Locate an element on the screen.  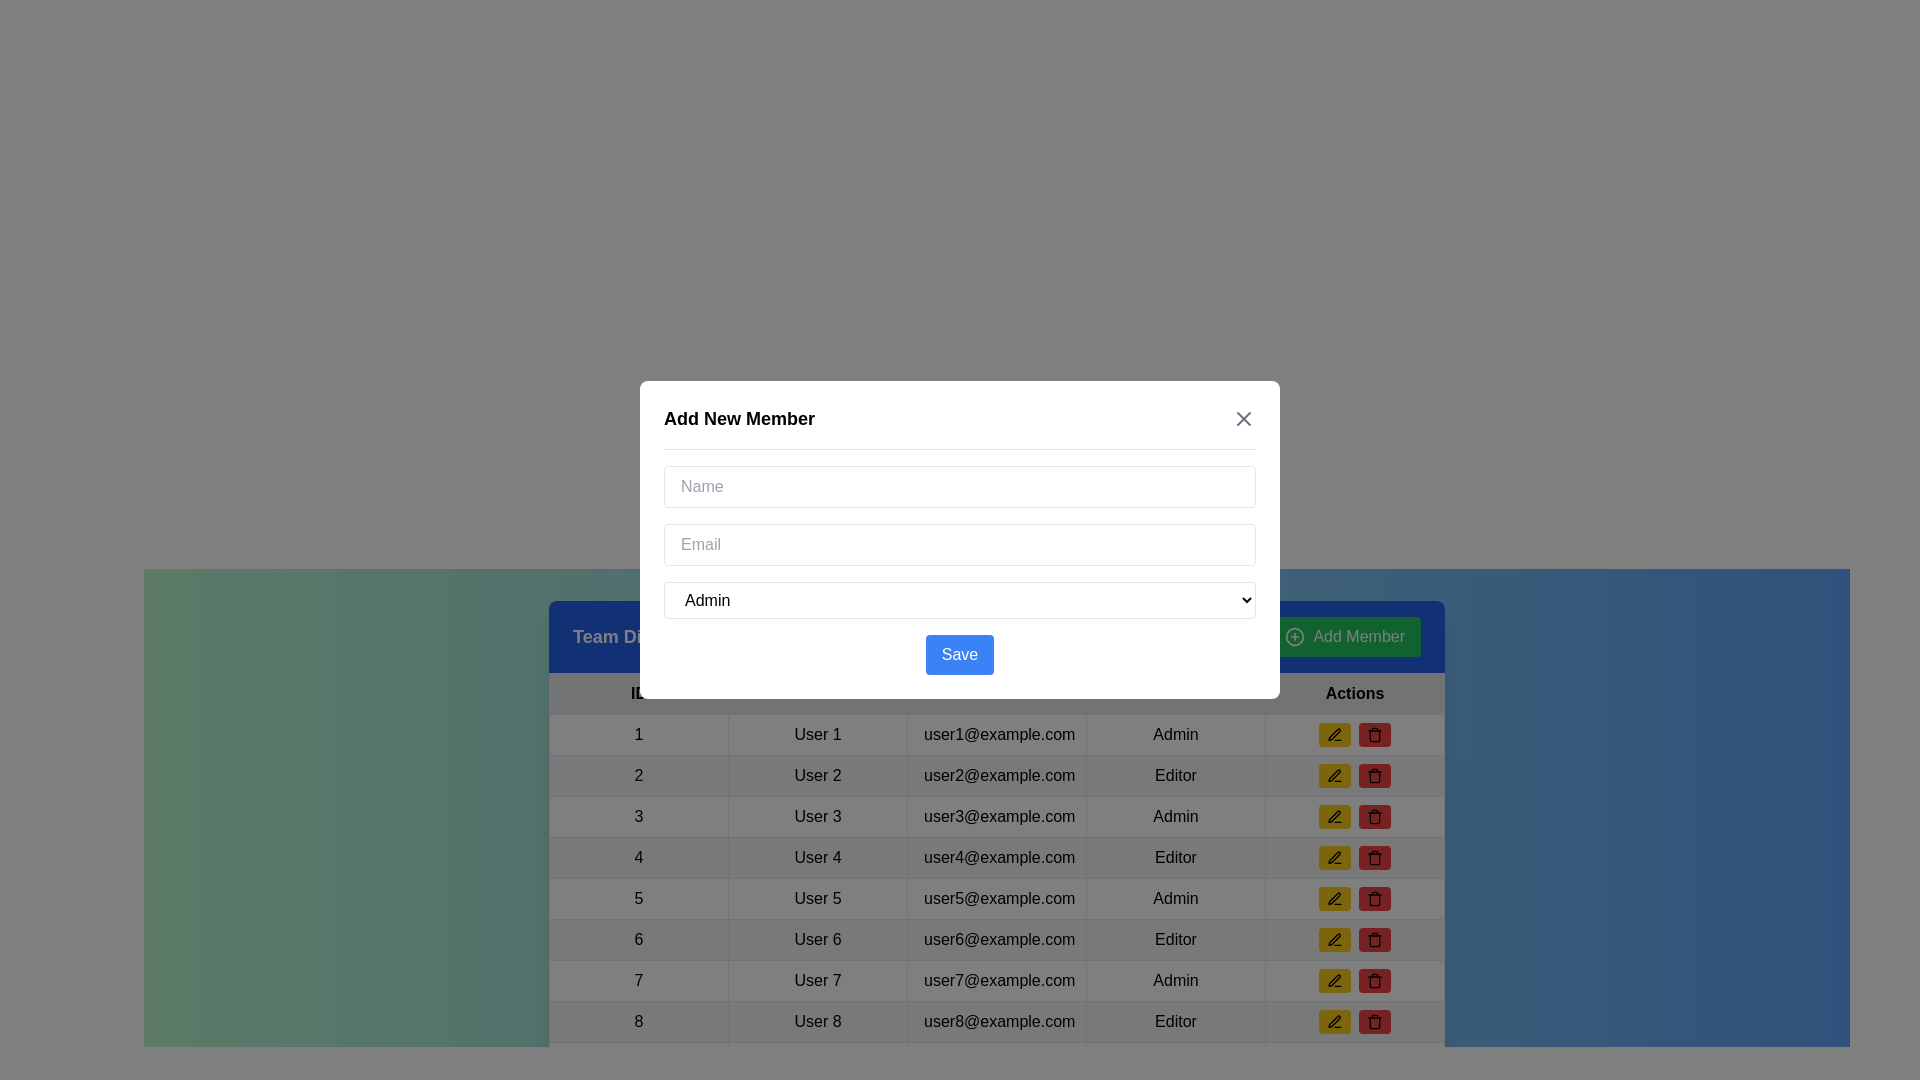
the fifth row of the table, which contains the index '5', user name 'User 5', email 'user5@example.com', and role 'Admin' is located at coordinates (997, 897).